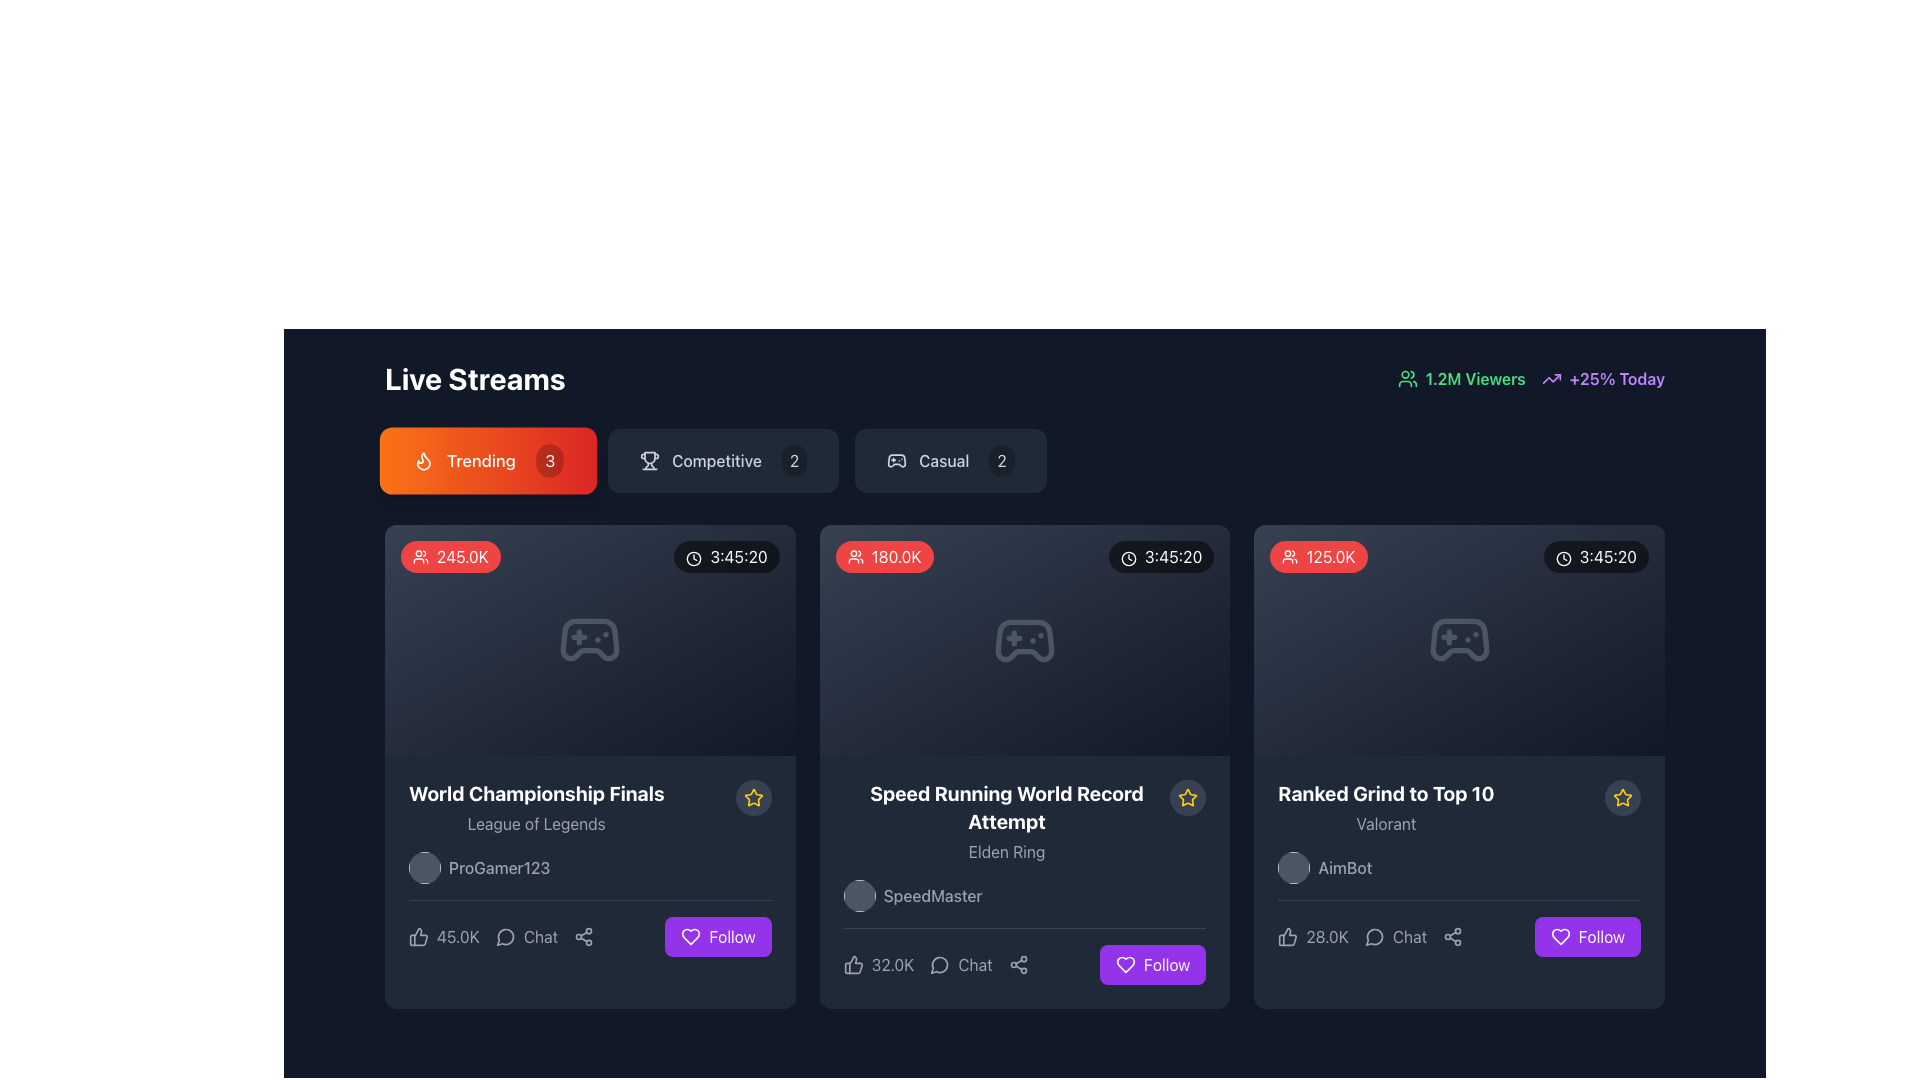 Image resolution: width=1920 pixels, height=1080 pixels. I want to click on the star icon located at the right-hand corner of the 'Ranked Grind to Top 10' card for 'Valorant' and 'AimBot' to mark it as a favorite, so click(1188, 796).